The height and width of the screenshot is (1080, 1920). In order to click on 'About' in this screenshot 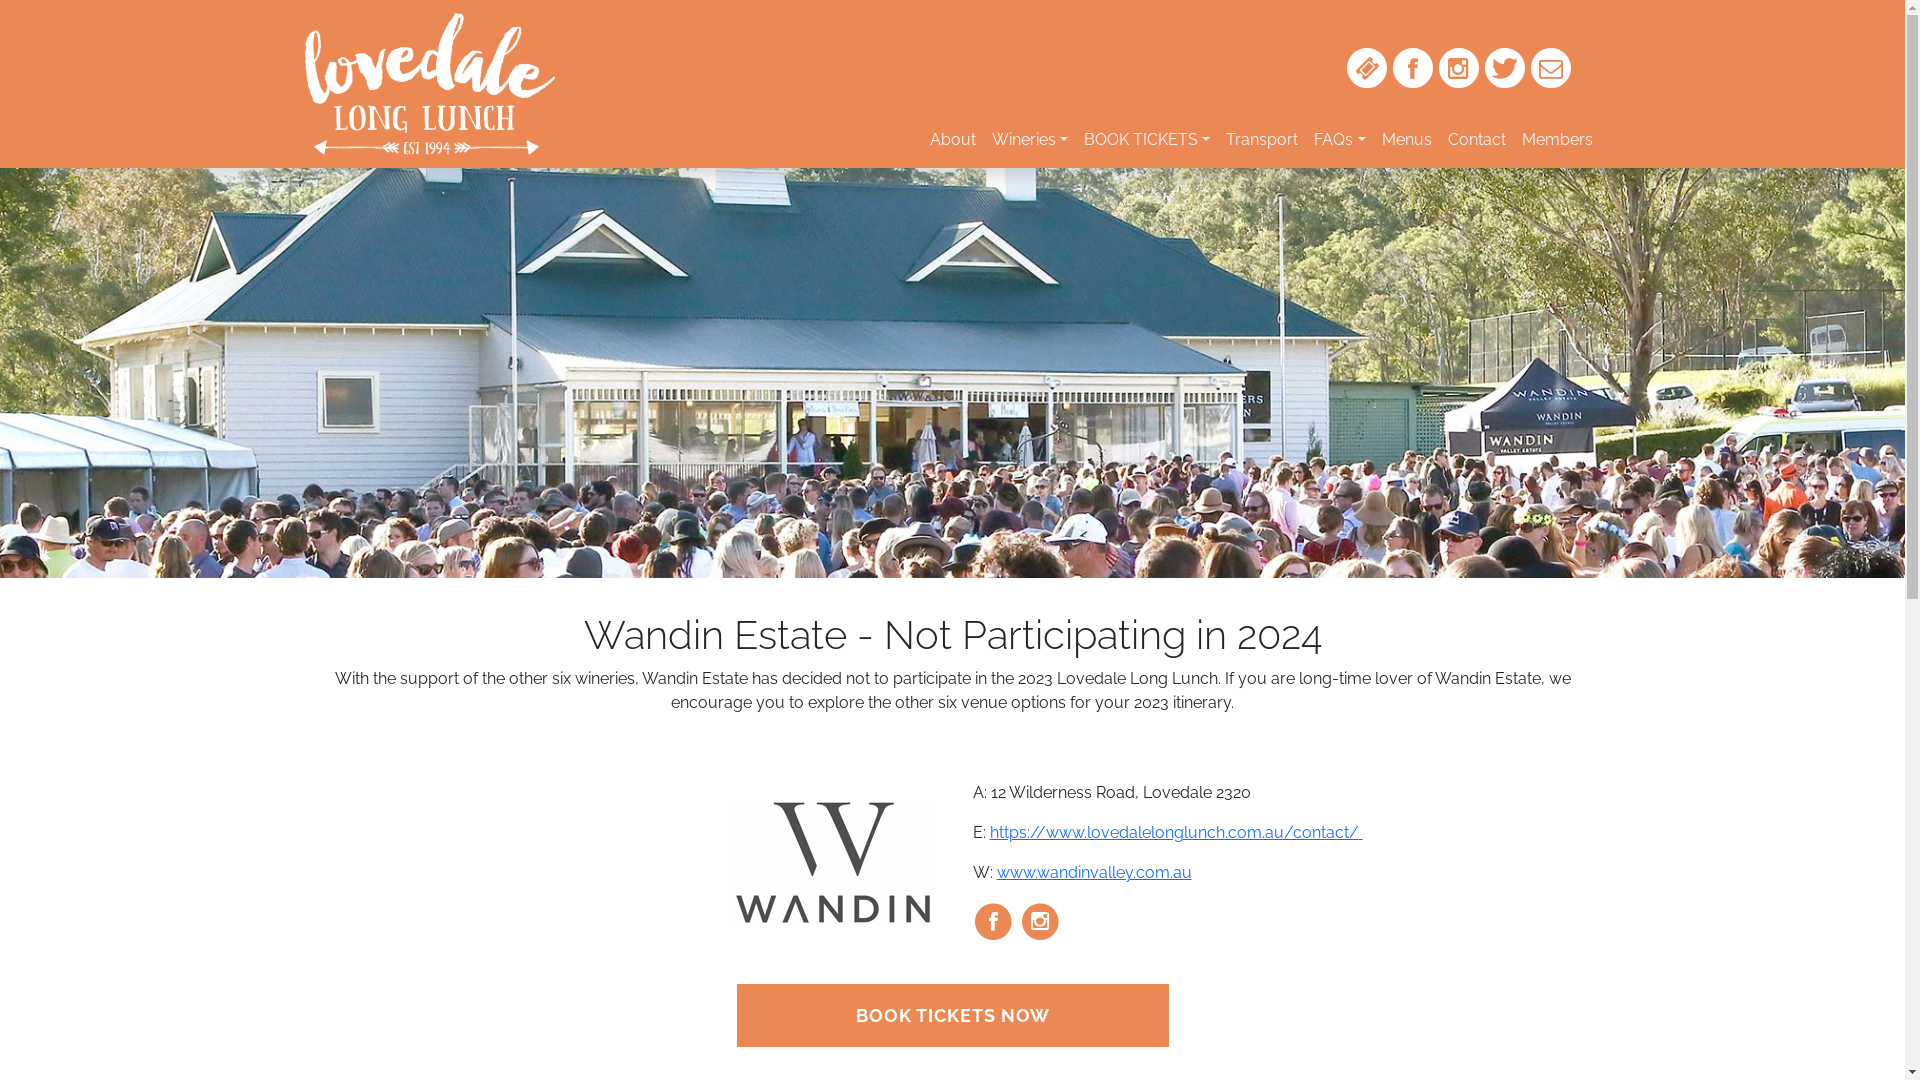, I will do `click(952, 138)`.